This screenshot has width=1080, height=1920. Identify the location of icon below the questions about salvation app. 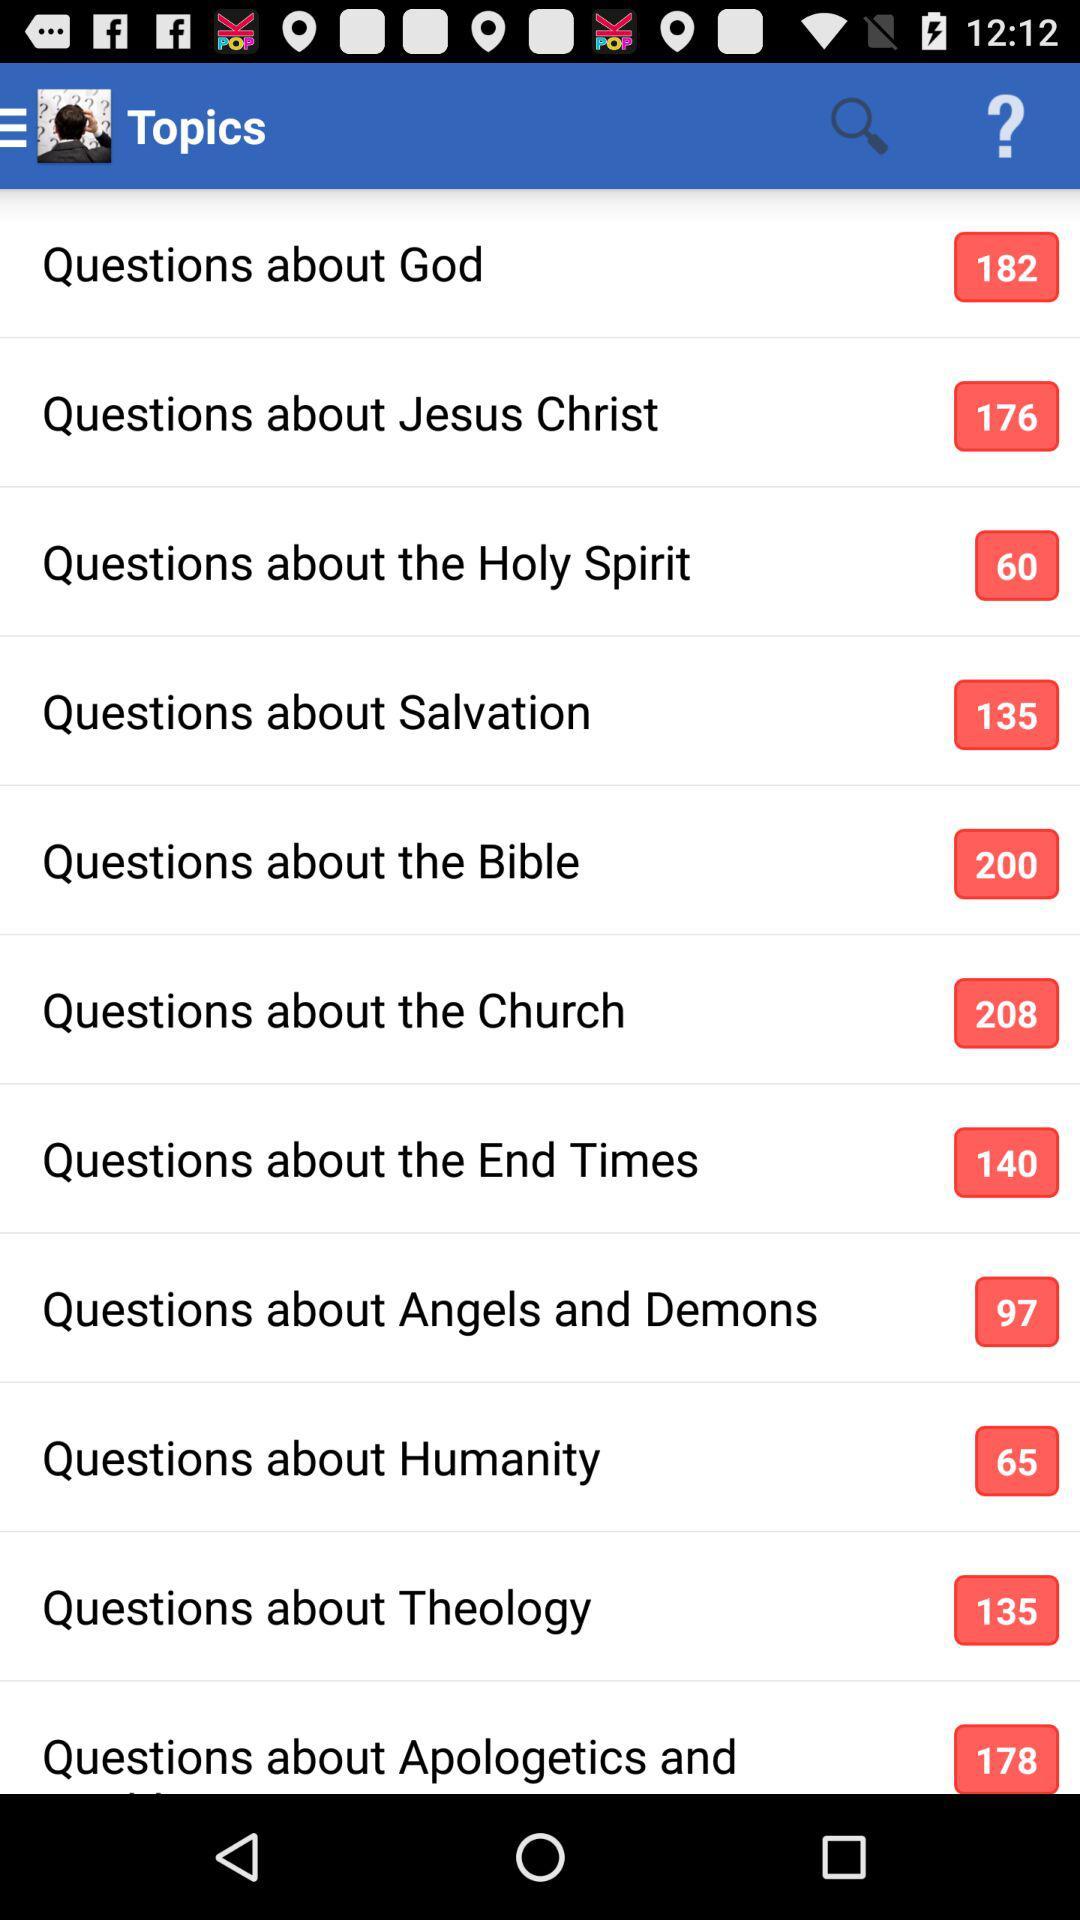
(1006, 864).